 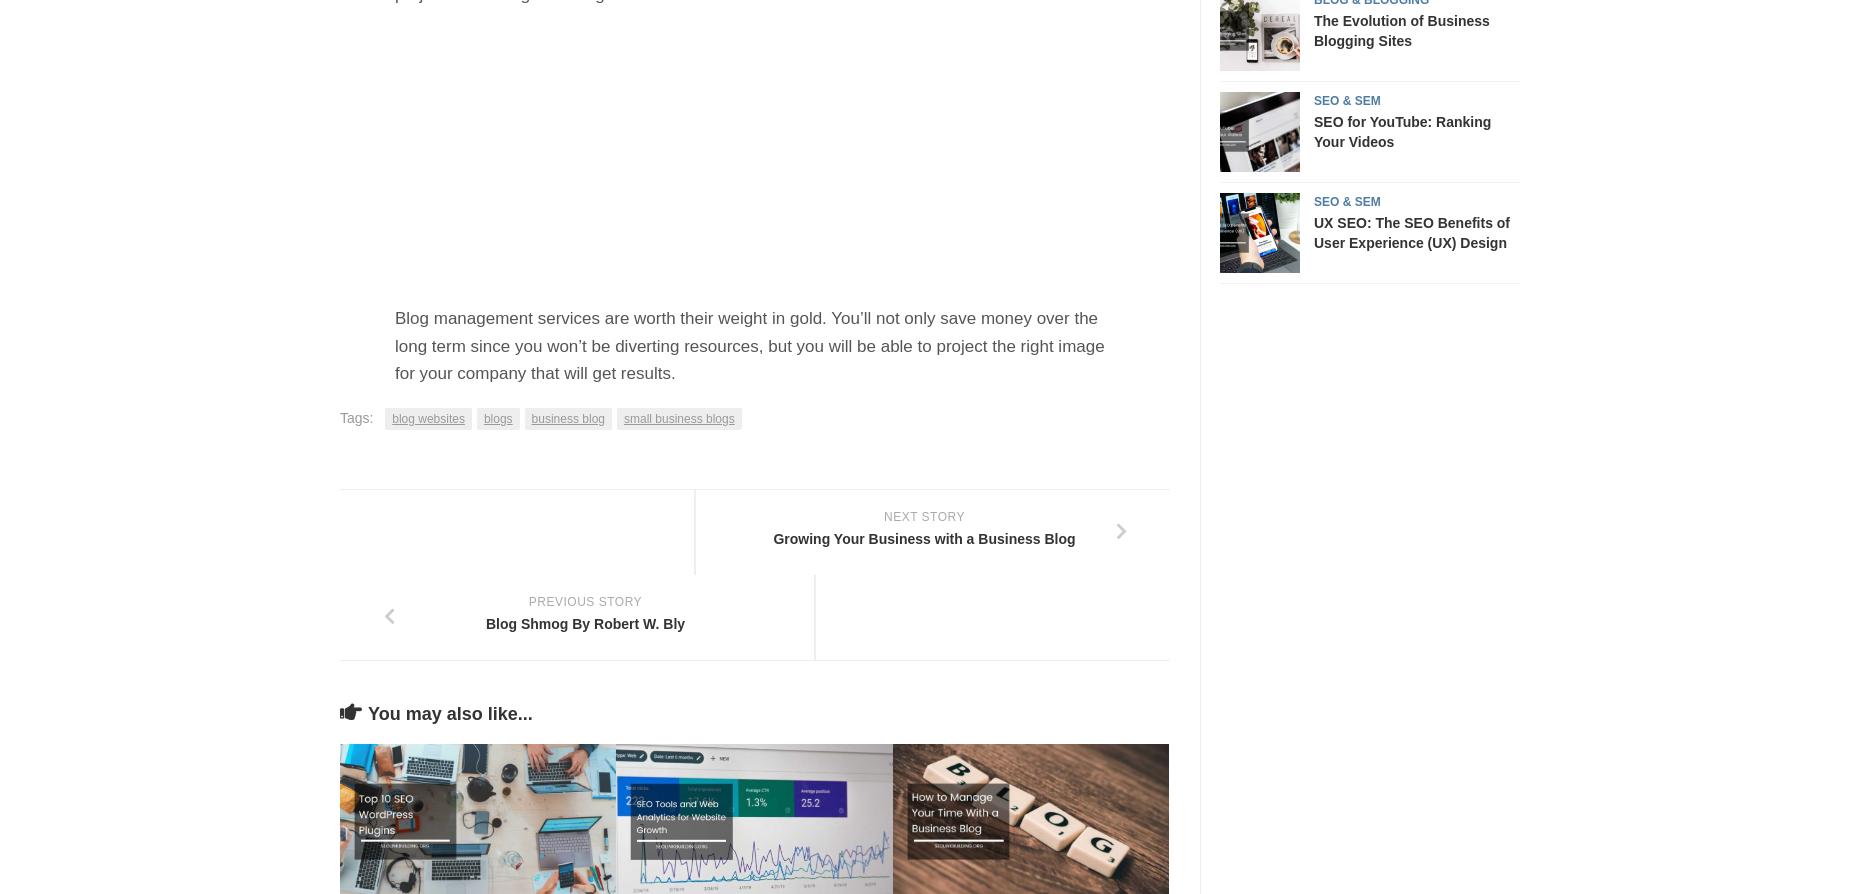 I want to click on 'blog websites', so click(x=427, y=417).